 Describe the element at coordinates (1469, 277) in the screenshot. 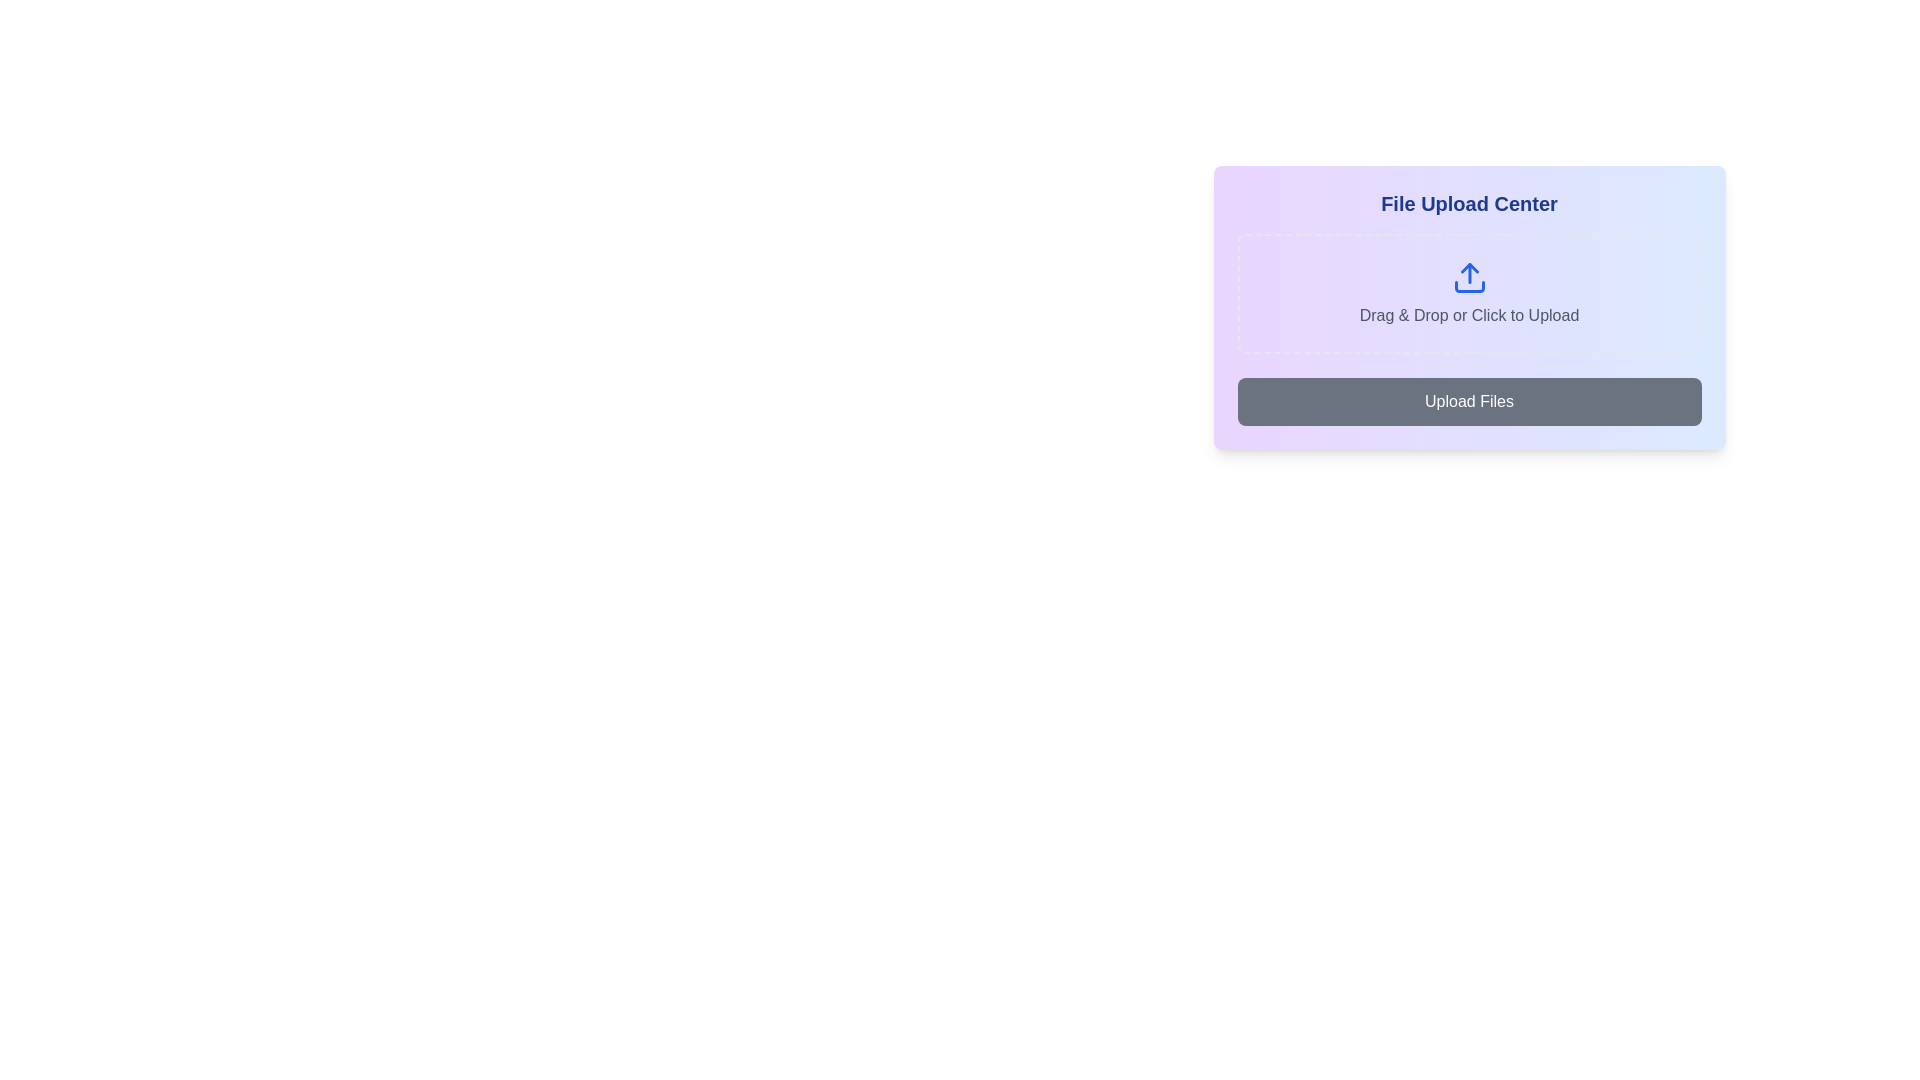

I see `the upload icon located centrally inside the drag-and-drop upload area of the 'File Upload Center', which is indicated by the text prompt 'Drag & Drop or Click to Upload'` at that location.